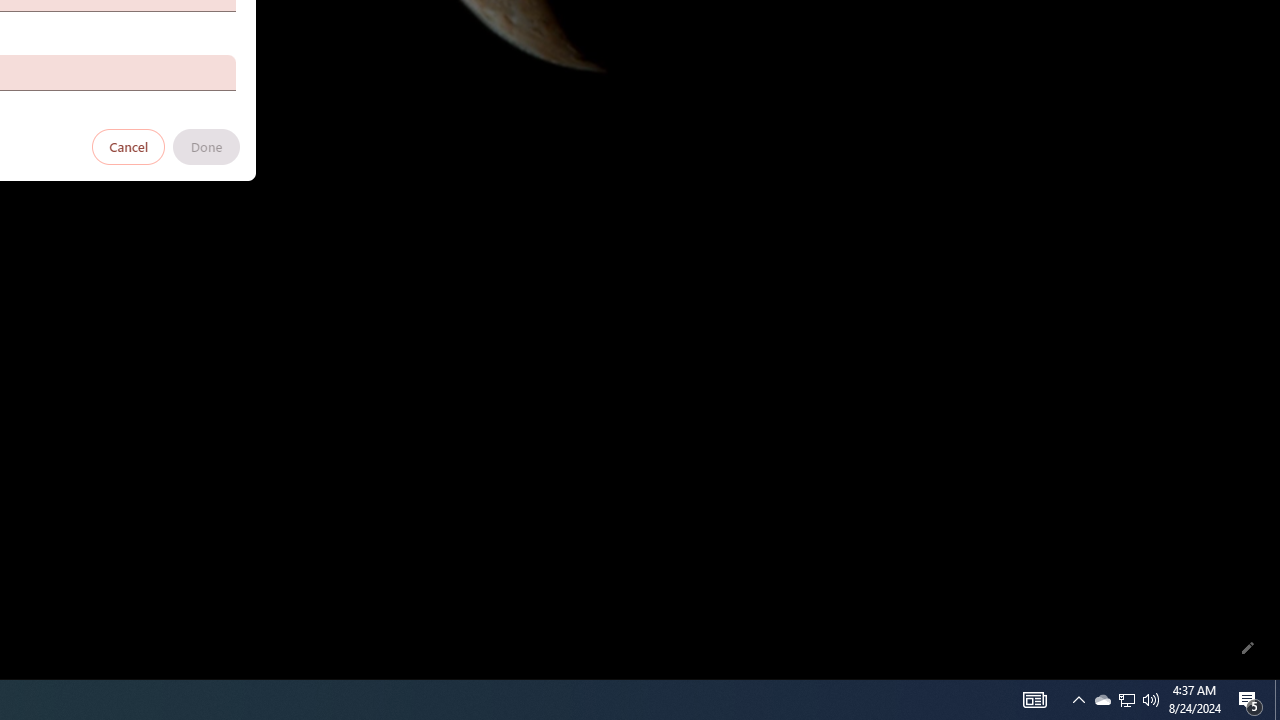  I want to click on 'Done', so click(206, 145).